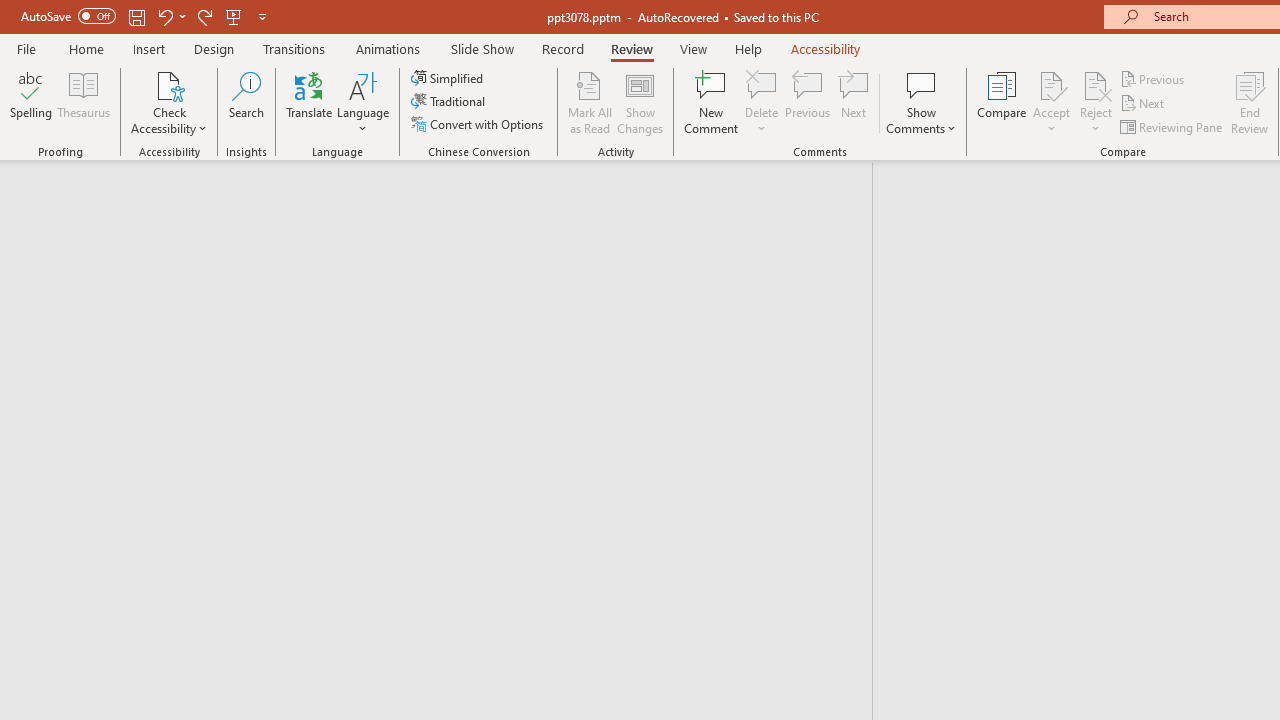 The image size is (1280, 720). I want to click on 'Accept Change', so click(1050, 84).